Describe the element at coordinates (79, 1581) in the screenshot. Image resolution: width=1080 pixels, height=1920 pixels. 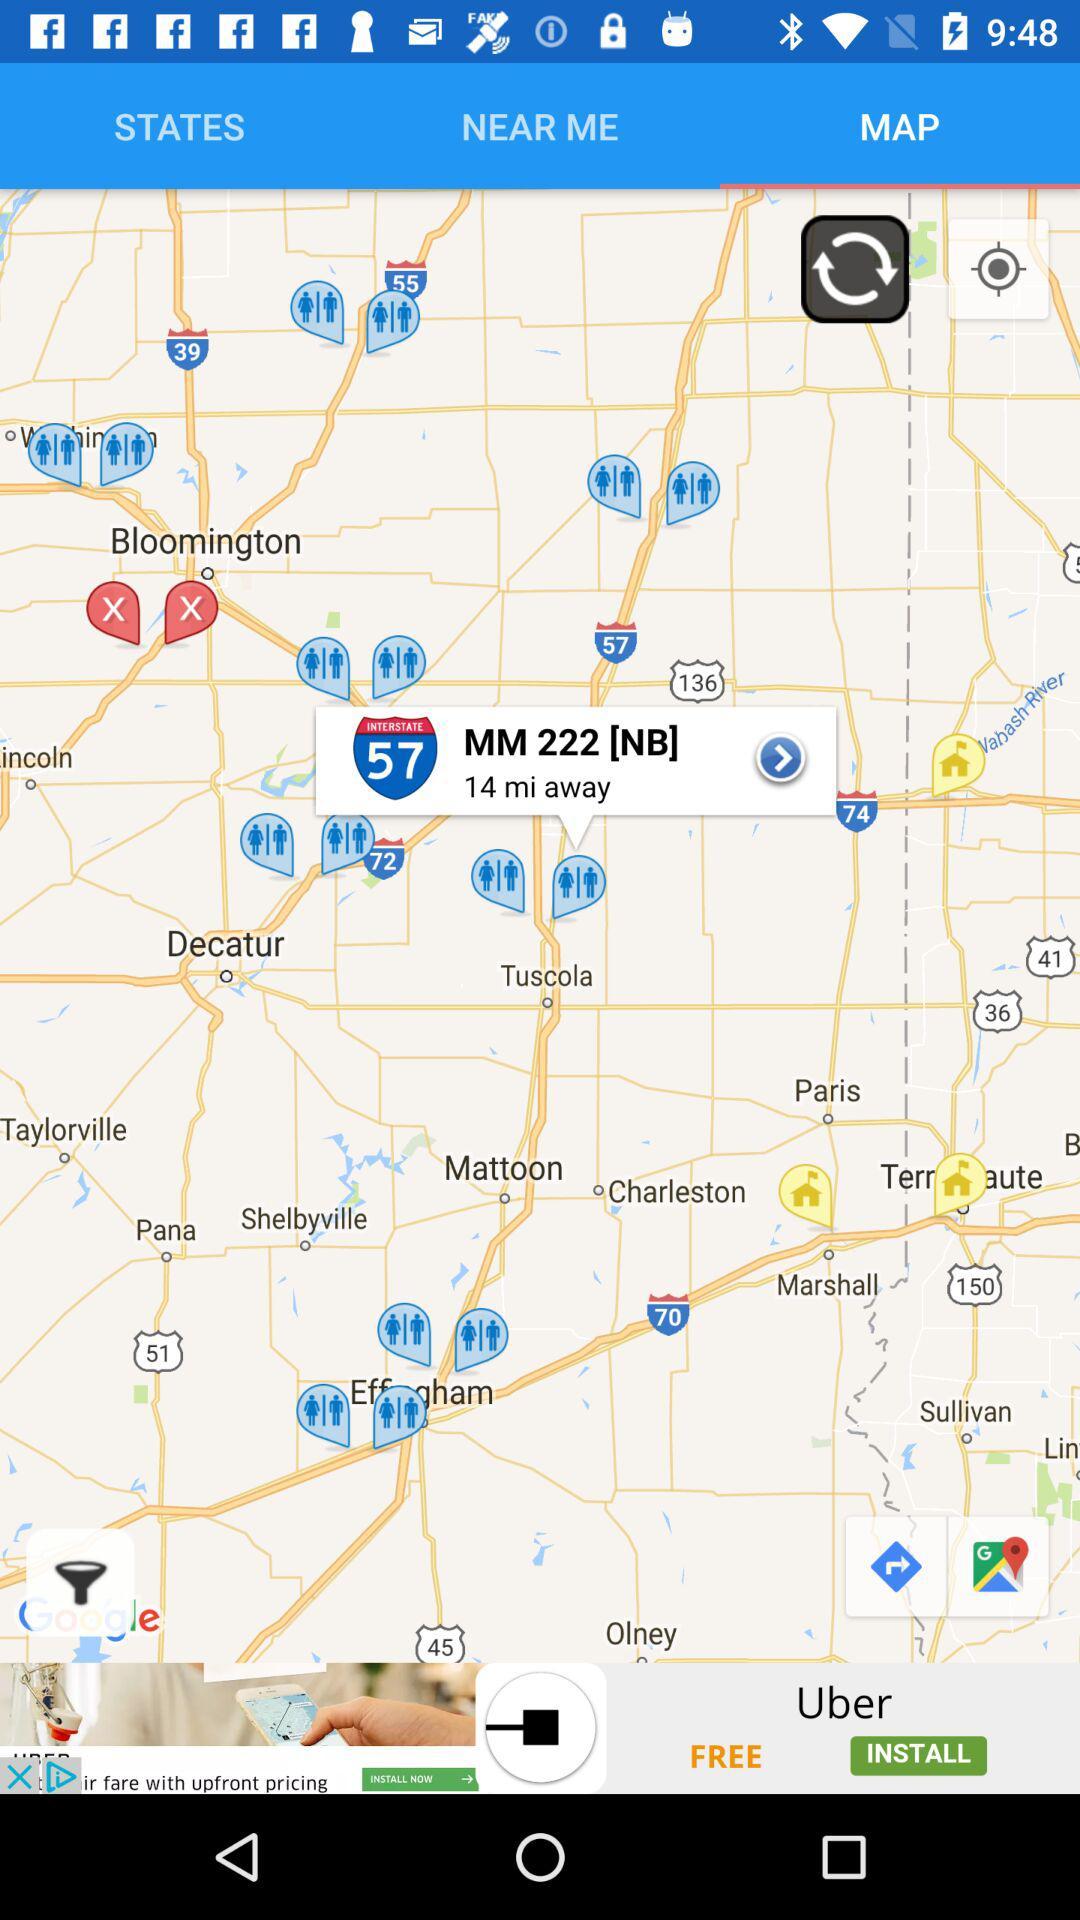
I see `filters` at that location.